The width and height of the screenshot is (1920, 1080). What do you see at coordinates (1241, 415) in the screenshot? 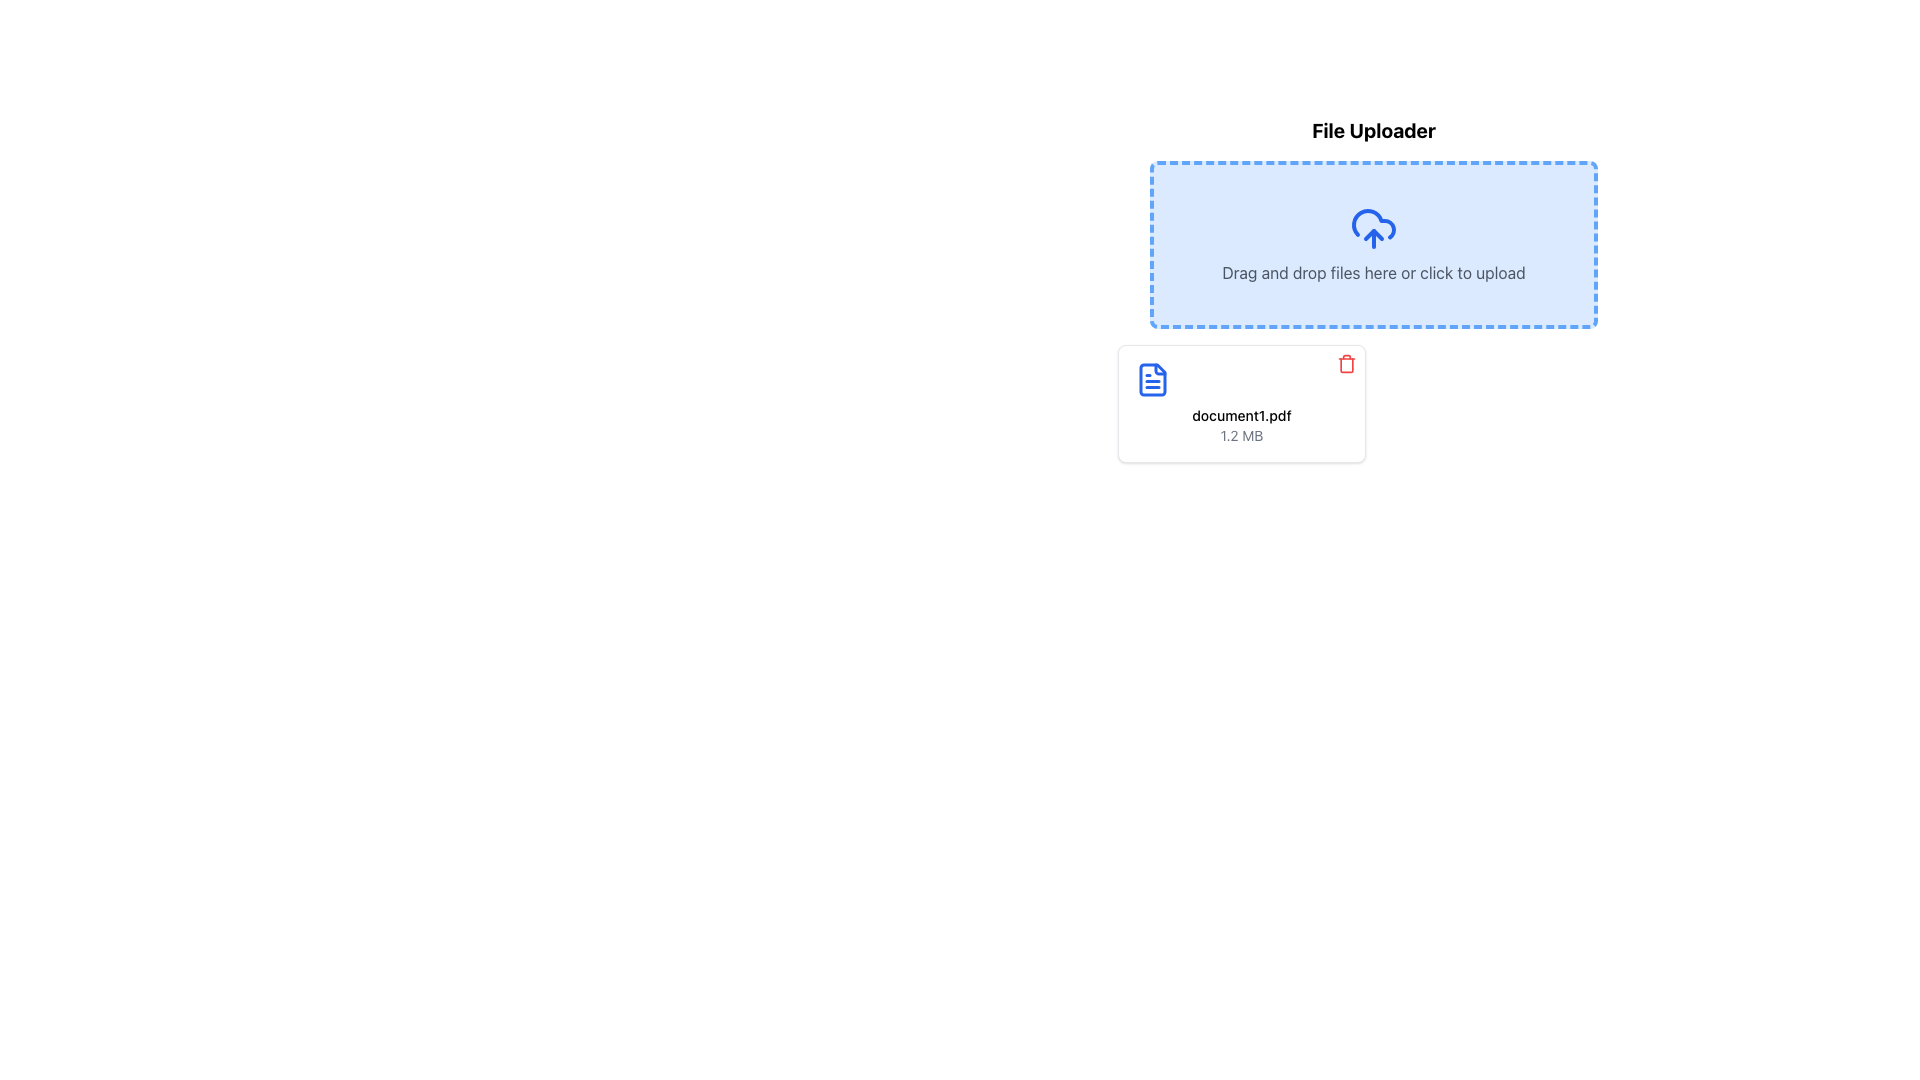
I see `the Text label that displays the filename of the uploaded file in the lower right section of the File Uploader interface` at bounding box center [1241, 415].